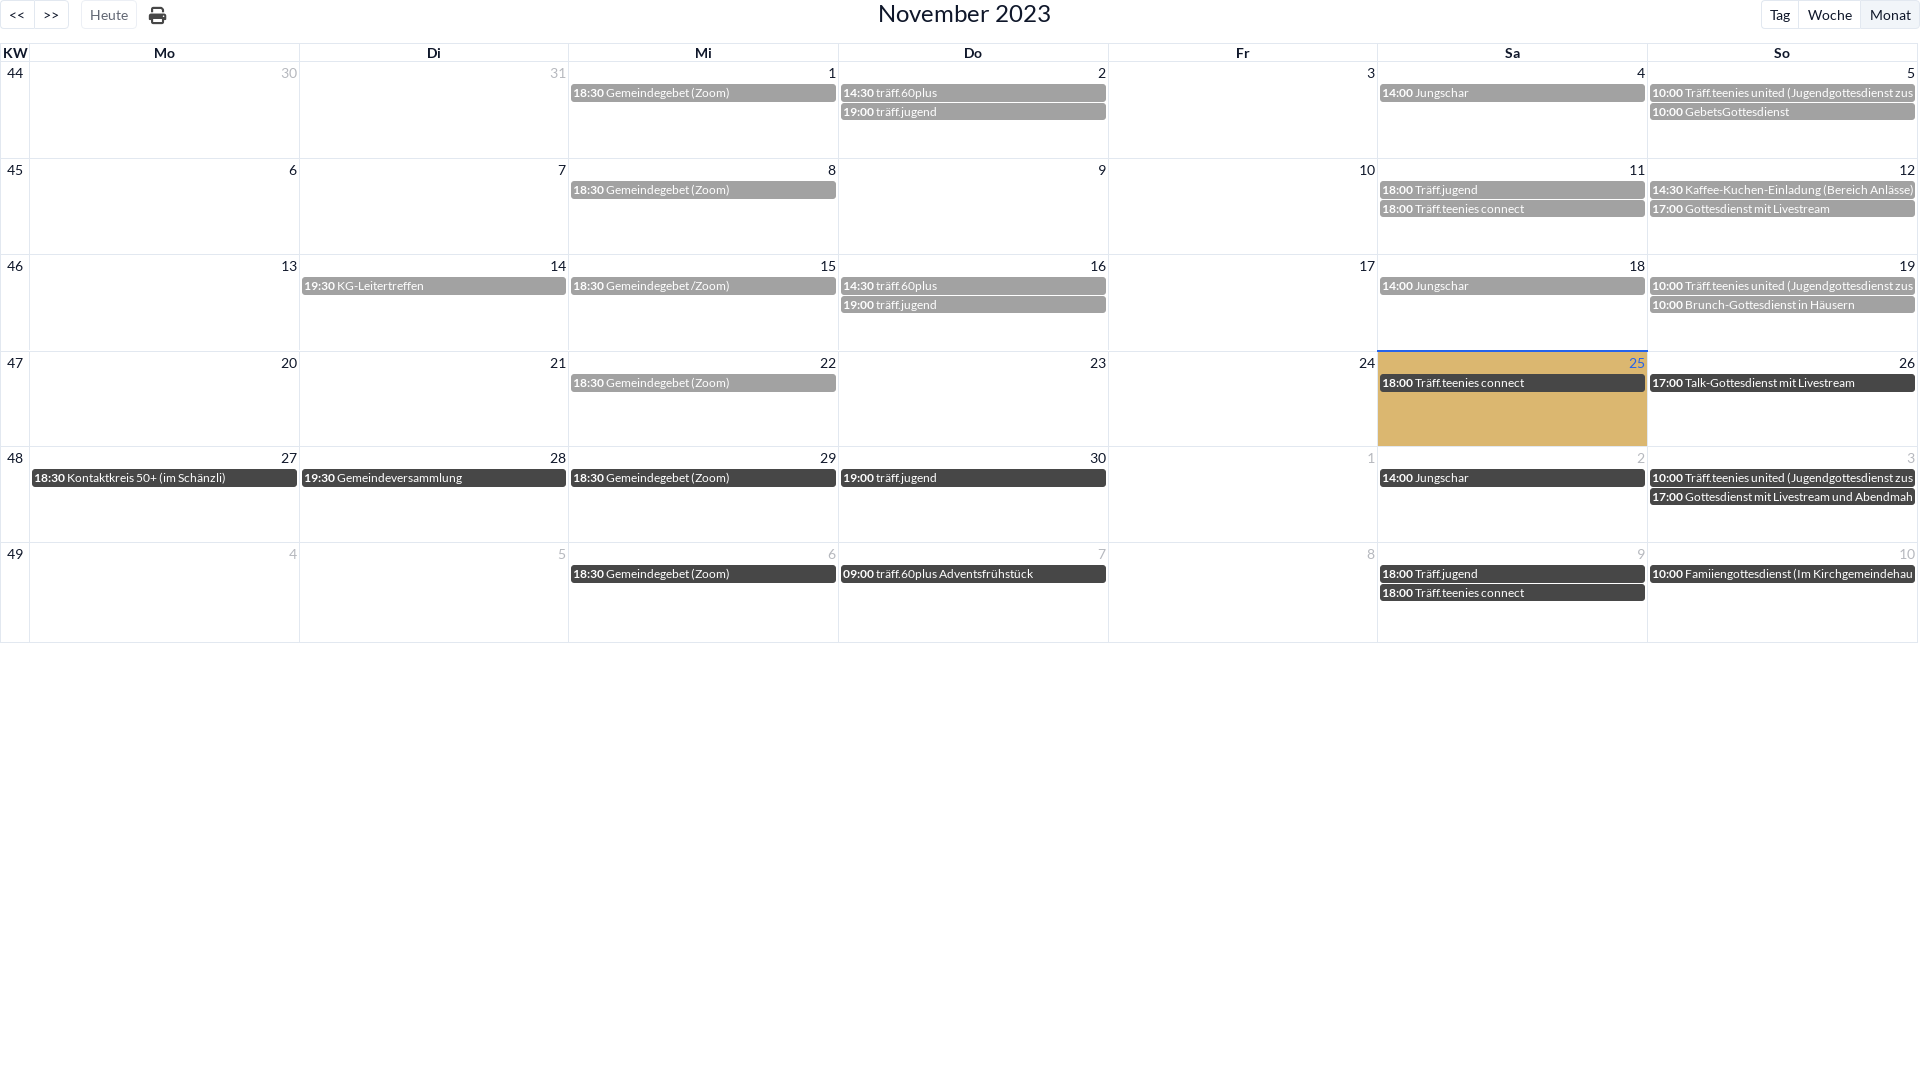 The image size is (1920, 1080). Describe the element at coordinates (1780, 14) in the screenshot. I see `'Tag'` at that location.